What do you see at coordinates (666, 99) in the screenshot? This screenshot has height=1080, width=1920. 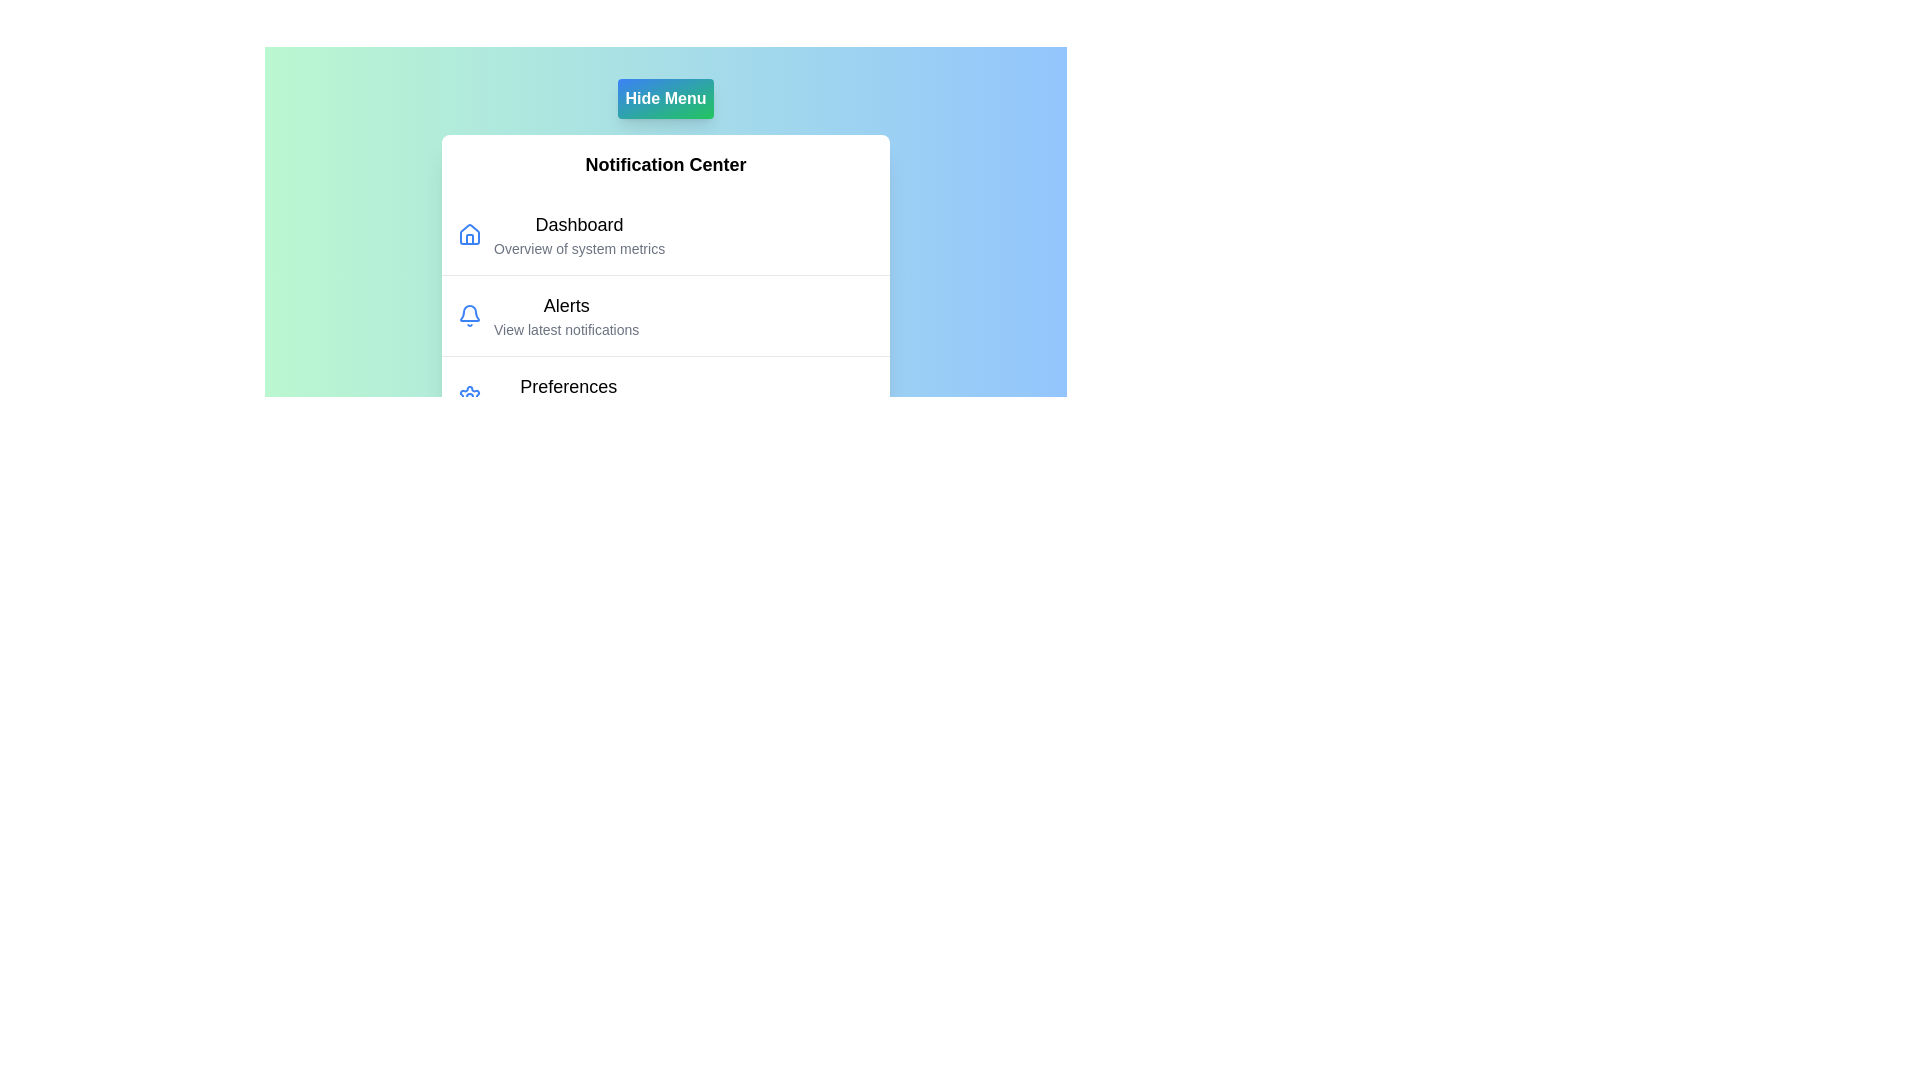 I see `the 'Hide Menu' button to toggle the menu visibility` at bounding box center [666, 99].